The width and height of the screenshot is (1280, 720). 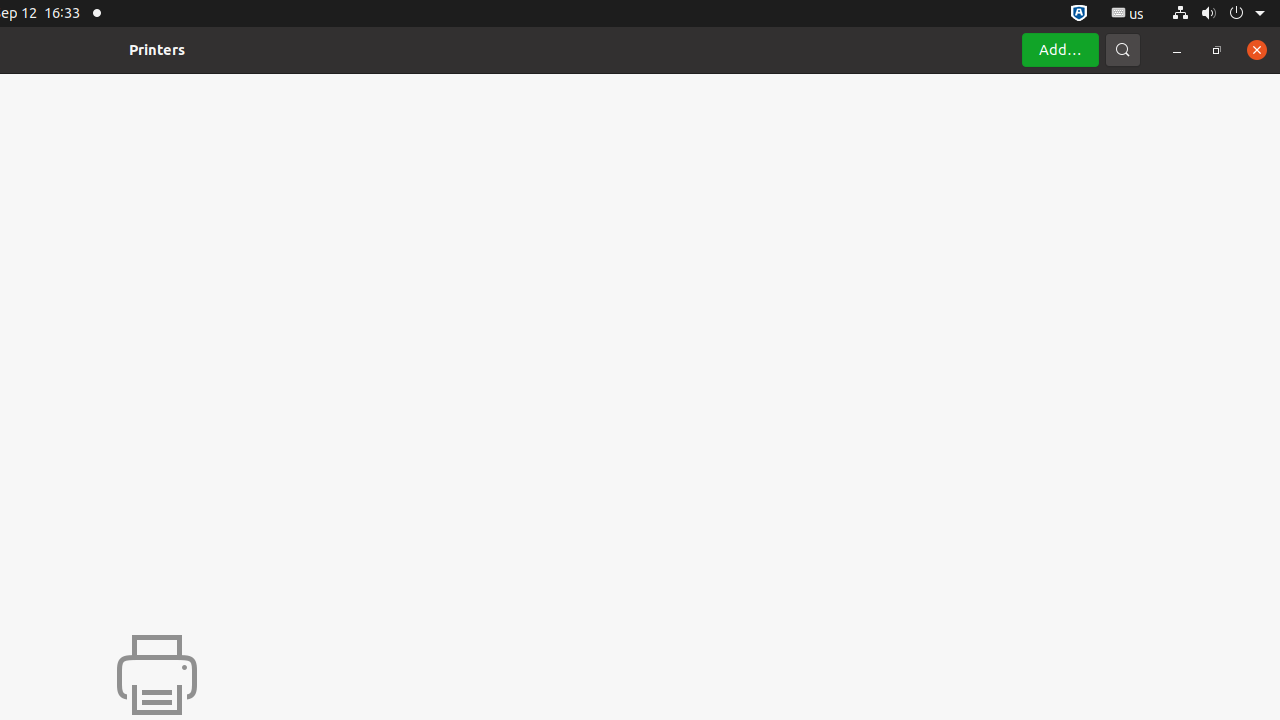 I want to click on 'Close', so click(x=1255, y=48).